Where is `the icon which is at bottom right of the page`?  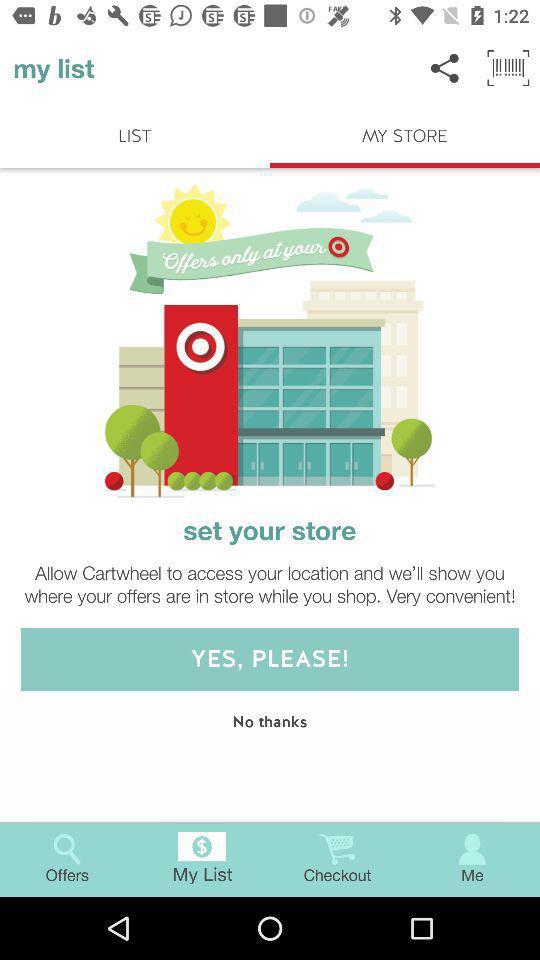
the icon which is at bottom right of the page is located at coordinates (472, 848).